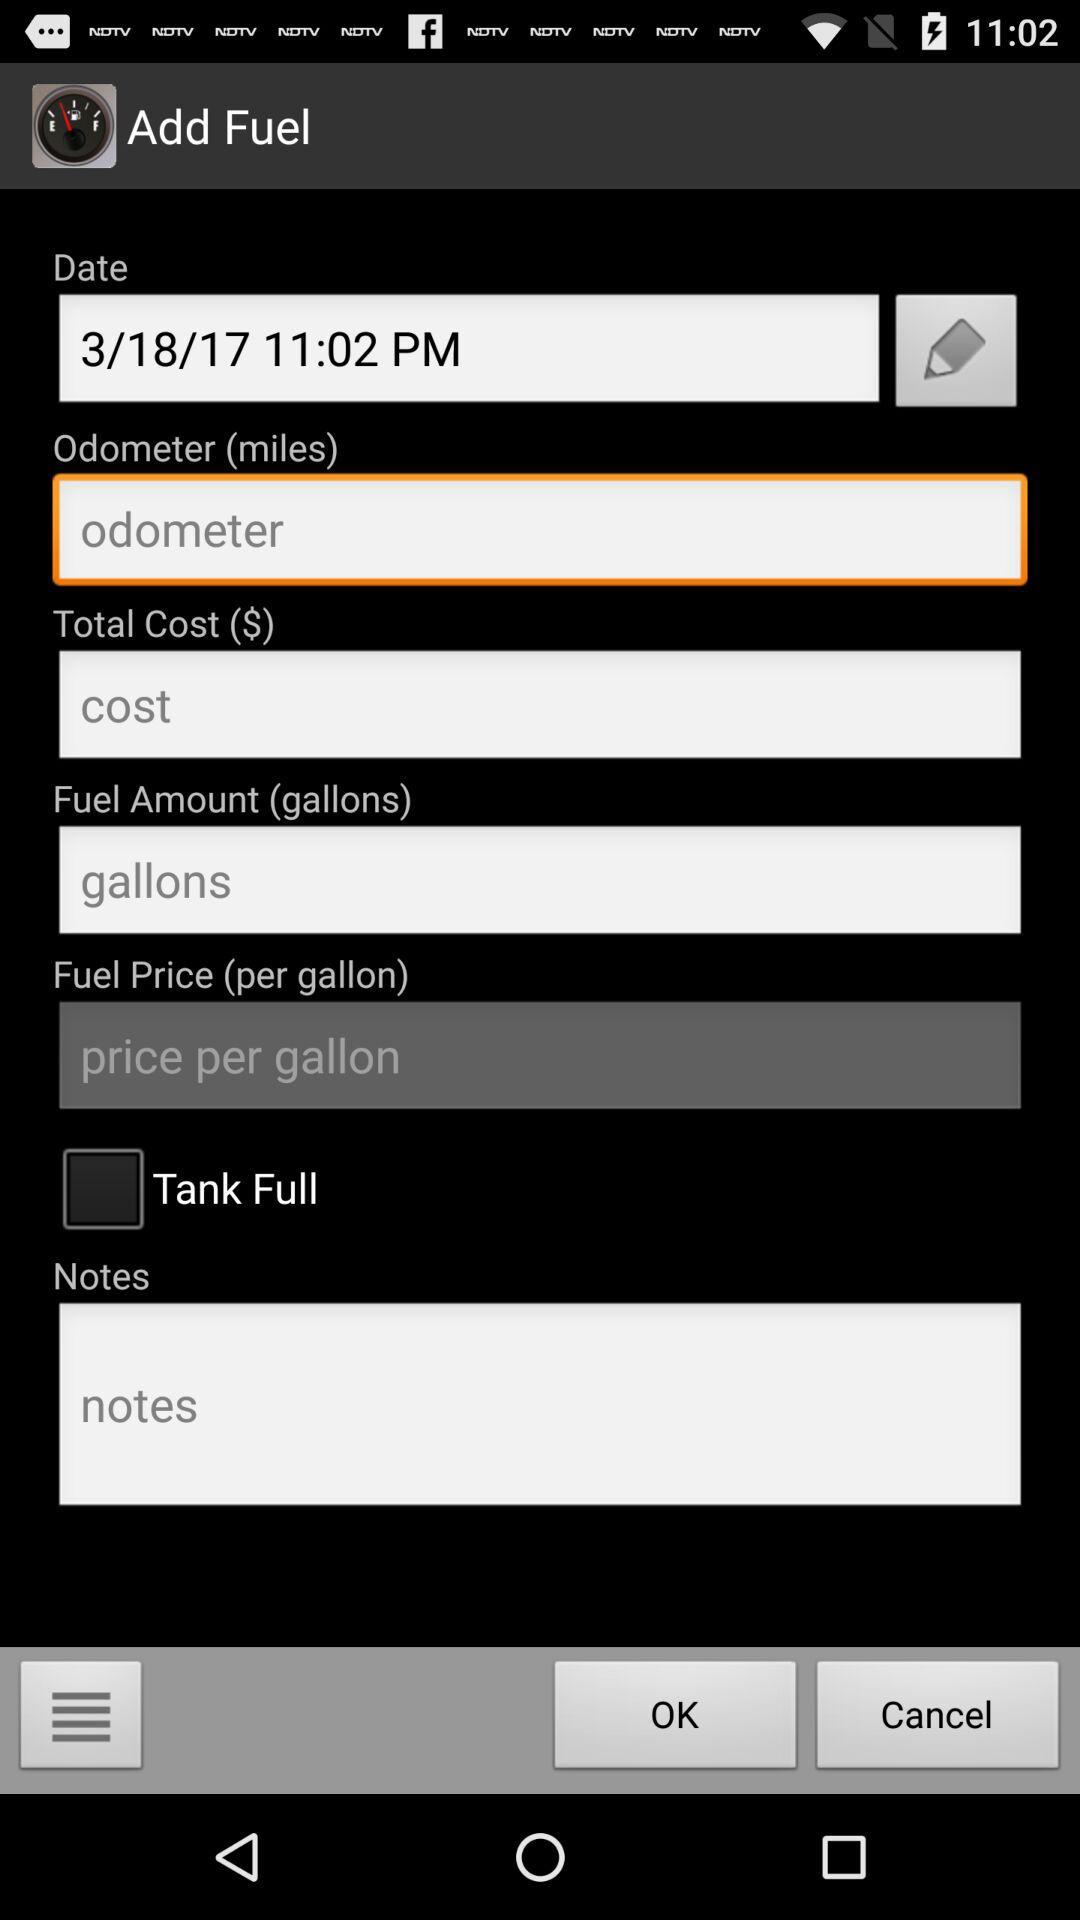 The height and width of the screenshot is (1920, 1080). What do you see at coordinates (955, 381) in the screenshot?
I see `the edit icon` at bounding box center [955, 381].